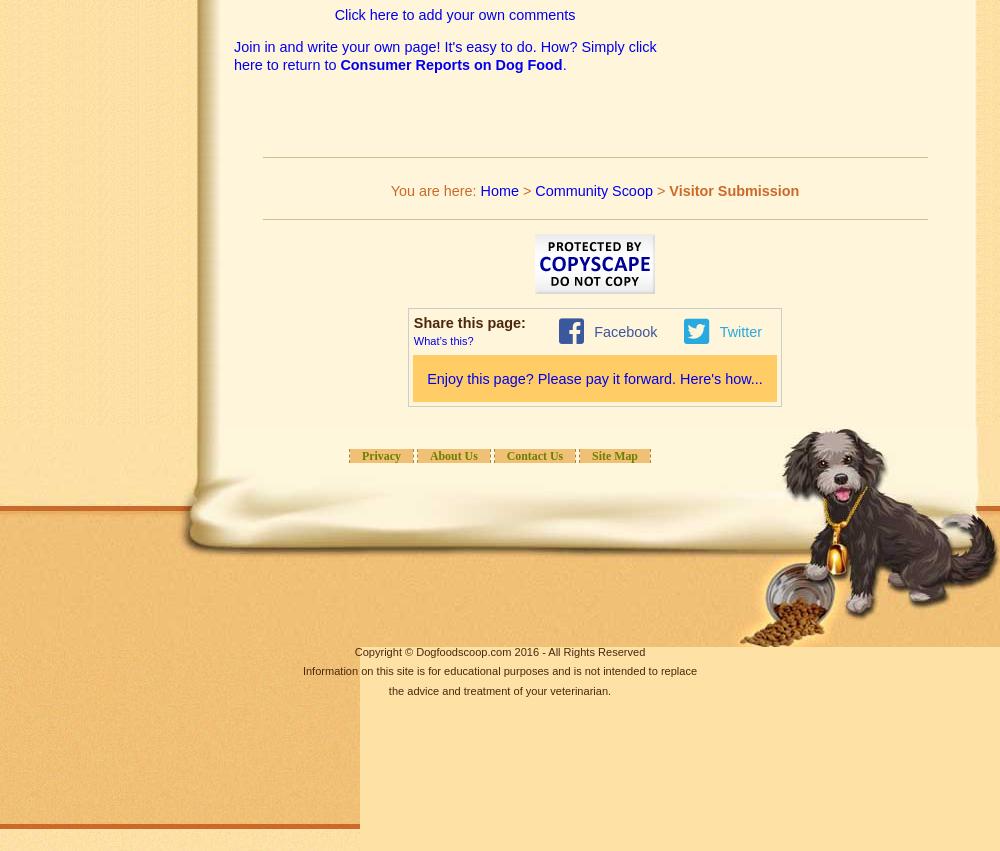  I want to click on '.', so click(563, 65).